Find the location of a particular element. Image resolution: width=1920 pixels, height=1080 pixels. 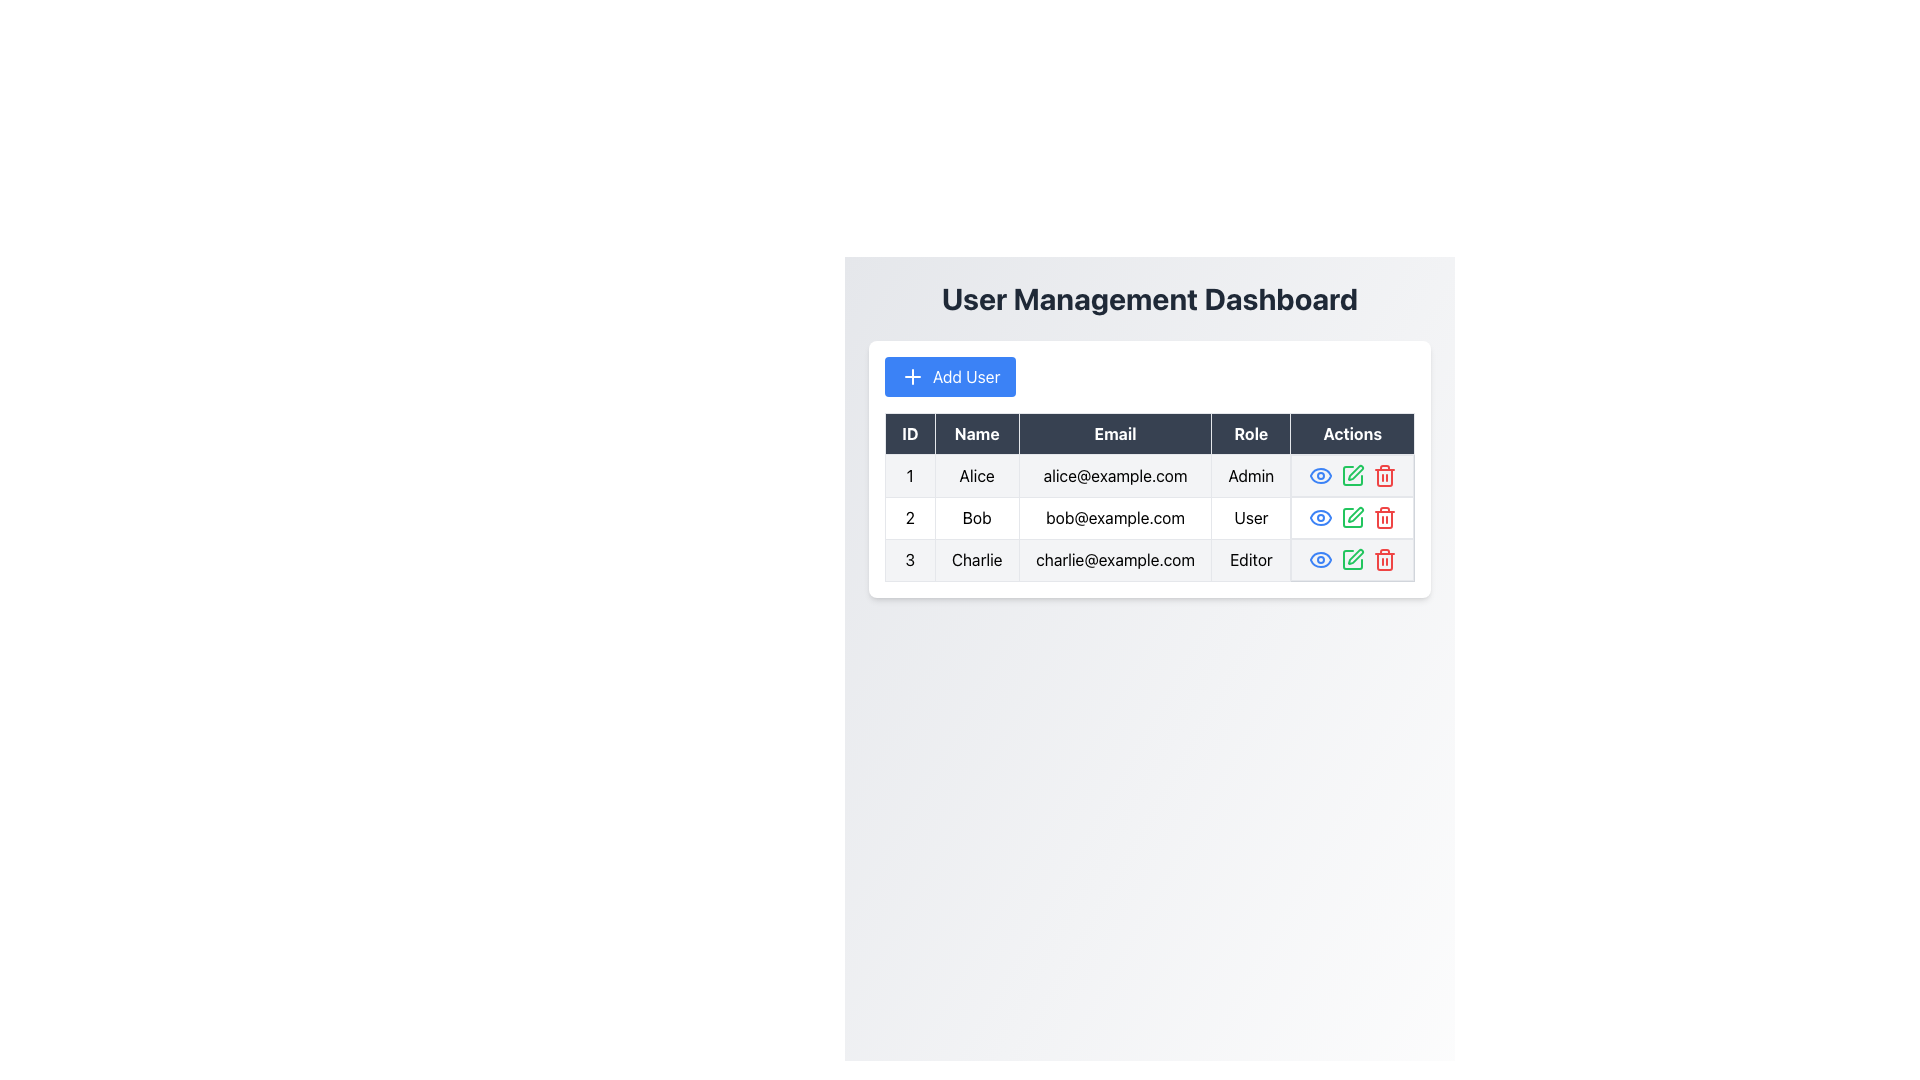

text from the table cell displaying the role assigned to the user 'Bob', which is located under the 'Role' column in the second row of the table is located at coordinates (1250, 516).